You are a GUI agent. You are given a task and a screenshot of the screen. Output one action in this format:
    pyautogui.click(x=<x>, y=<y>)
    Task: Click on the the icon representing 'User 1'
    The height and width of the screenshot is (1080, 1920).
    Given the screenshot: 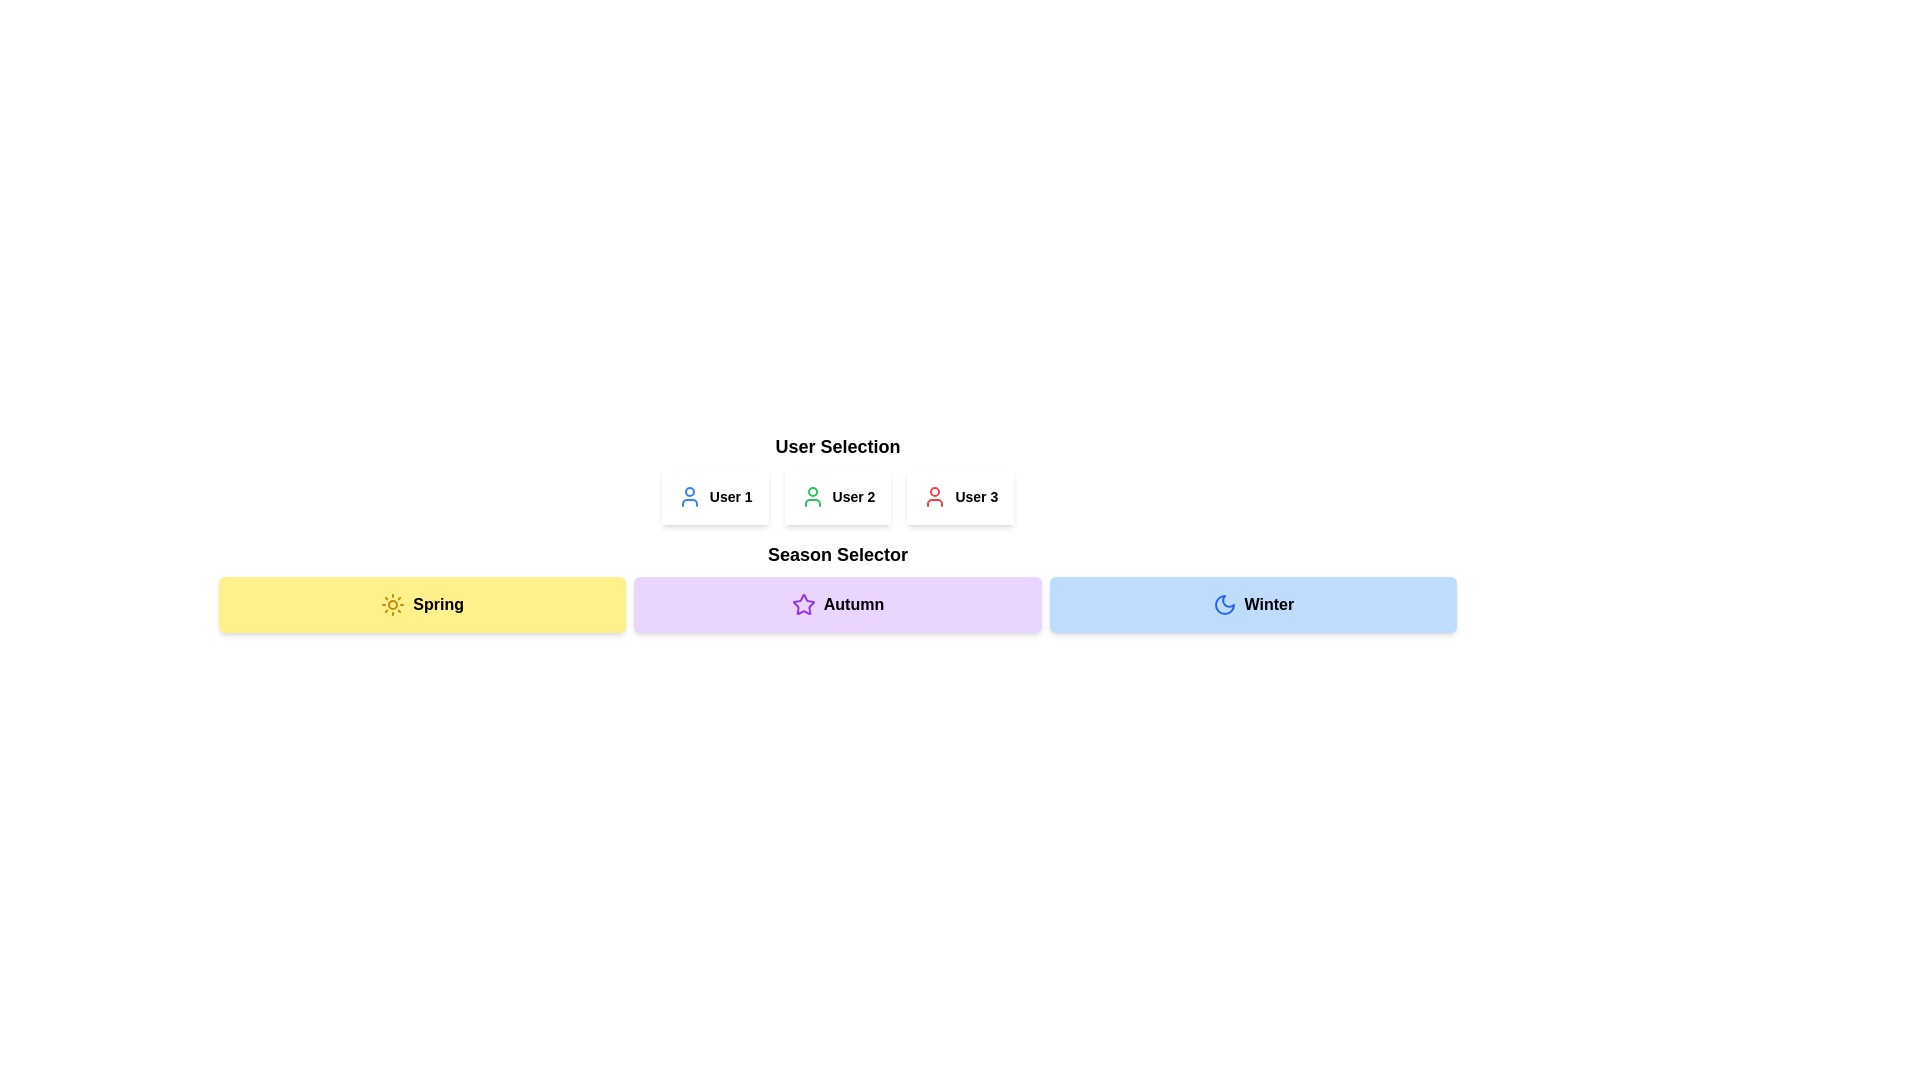 What is the action you would take?
    pyautogui.click(x=689, y=496)
    